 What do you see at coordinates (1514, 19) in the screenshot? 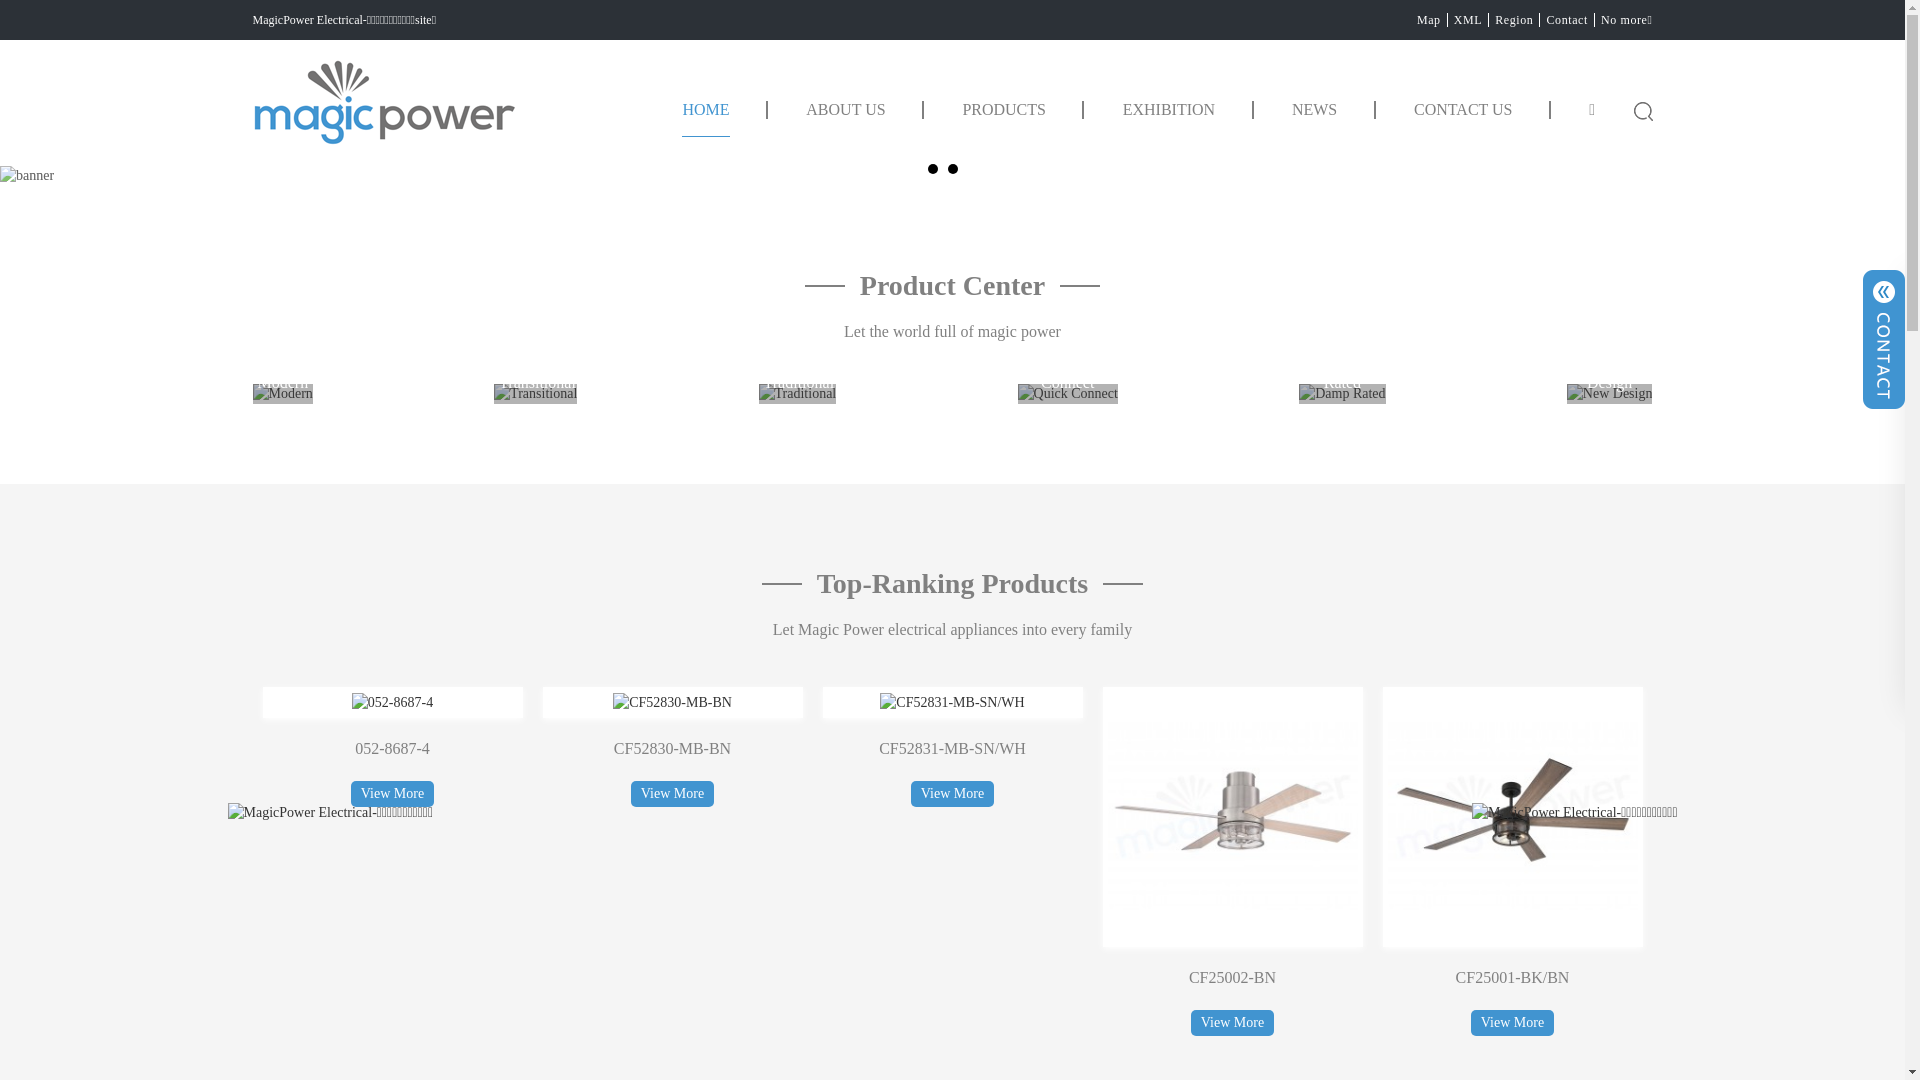
I see `'Region'` at bounding box center [1514, 19].